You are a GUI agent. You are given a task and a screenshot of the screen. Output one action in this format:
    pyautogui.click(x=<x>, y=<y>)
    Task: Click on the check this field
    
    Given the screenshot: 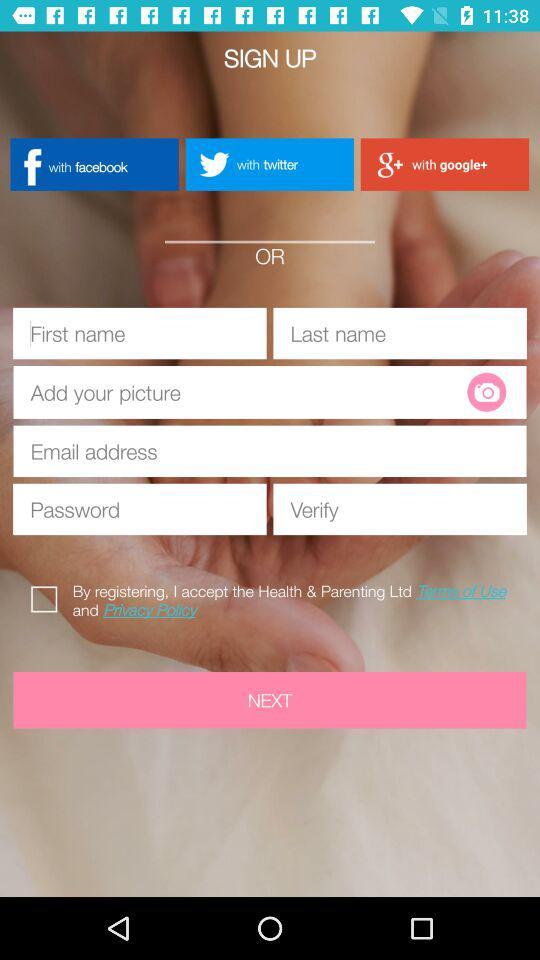 What is the action you would take?
    pyautogui.click(x=48, y=596)
    